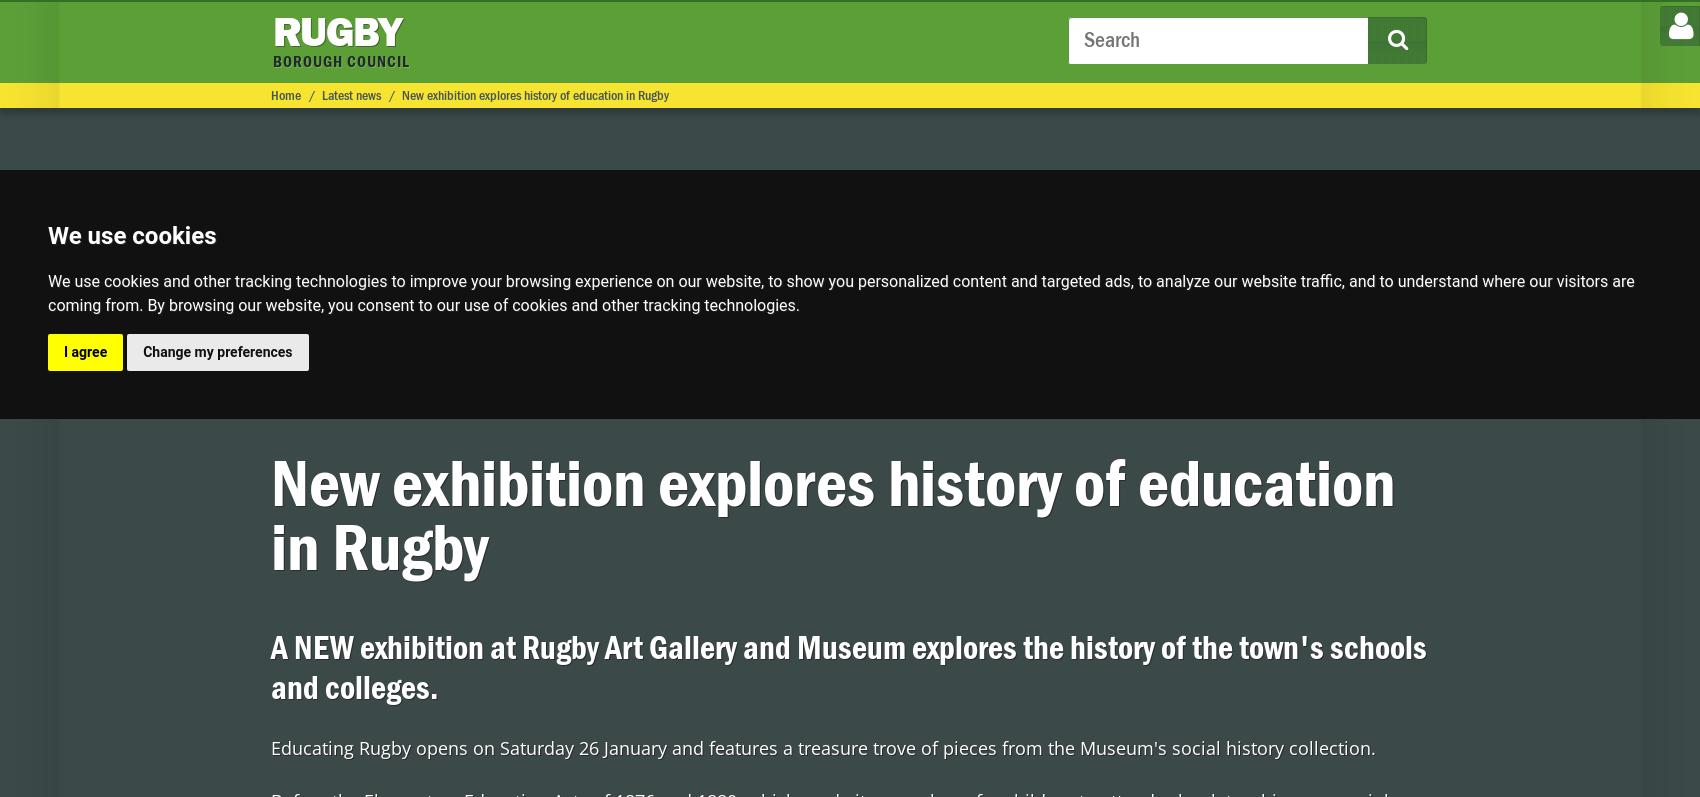  What do you see at coordinates (1061, 24) in the screenshot?
I see `'If you see a problem'` at bounding box center [1061, 24].